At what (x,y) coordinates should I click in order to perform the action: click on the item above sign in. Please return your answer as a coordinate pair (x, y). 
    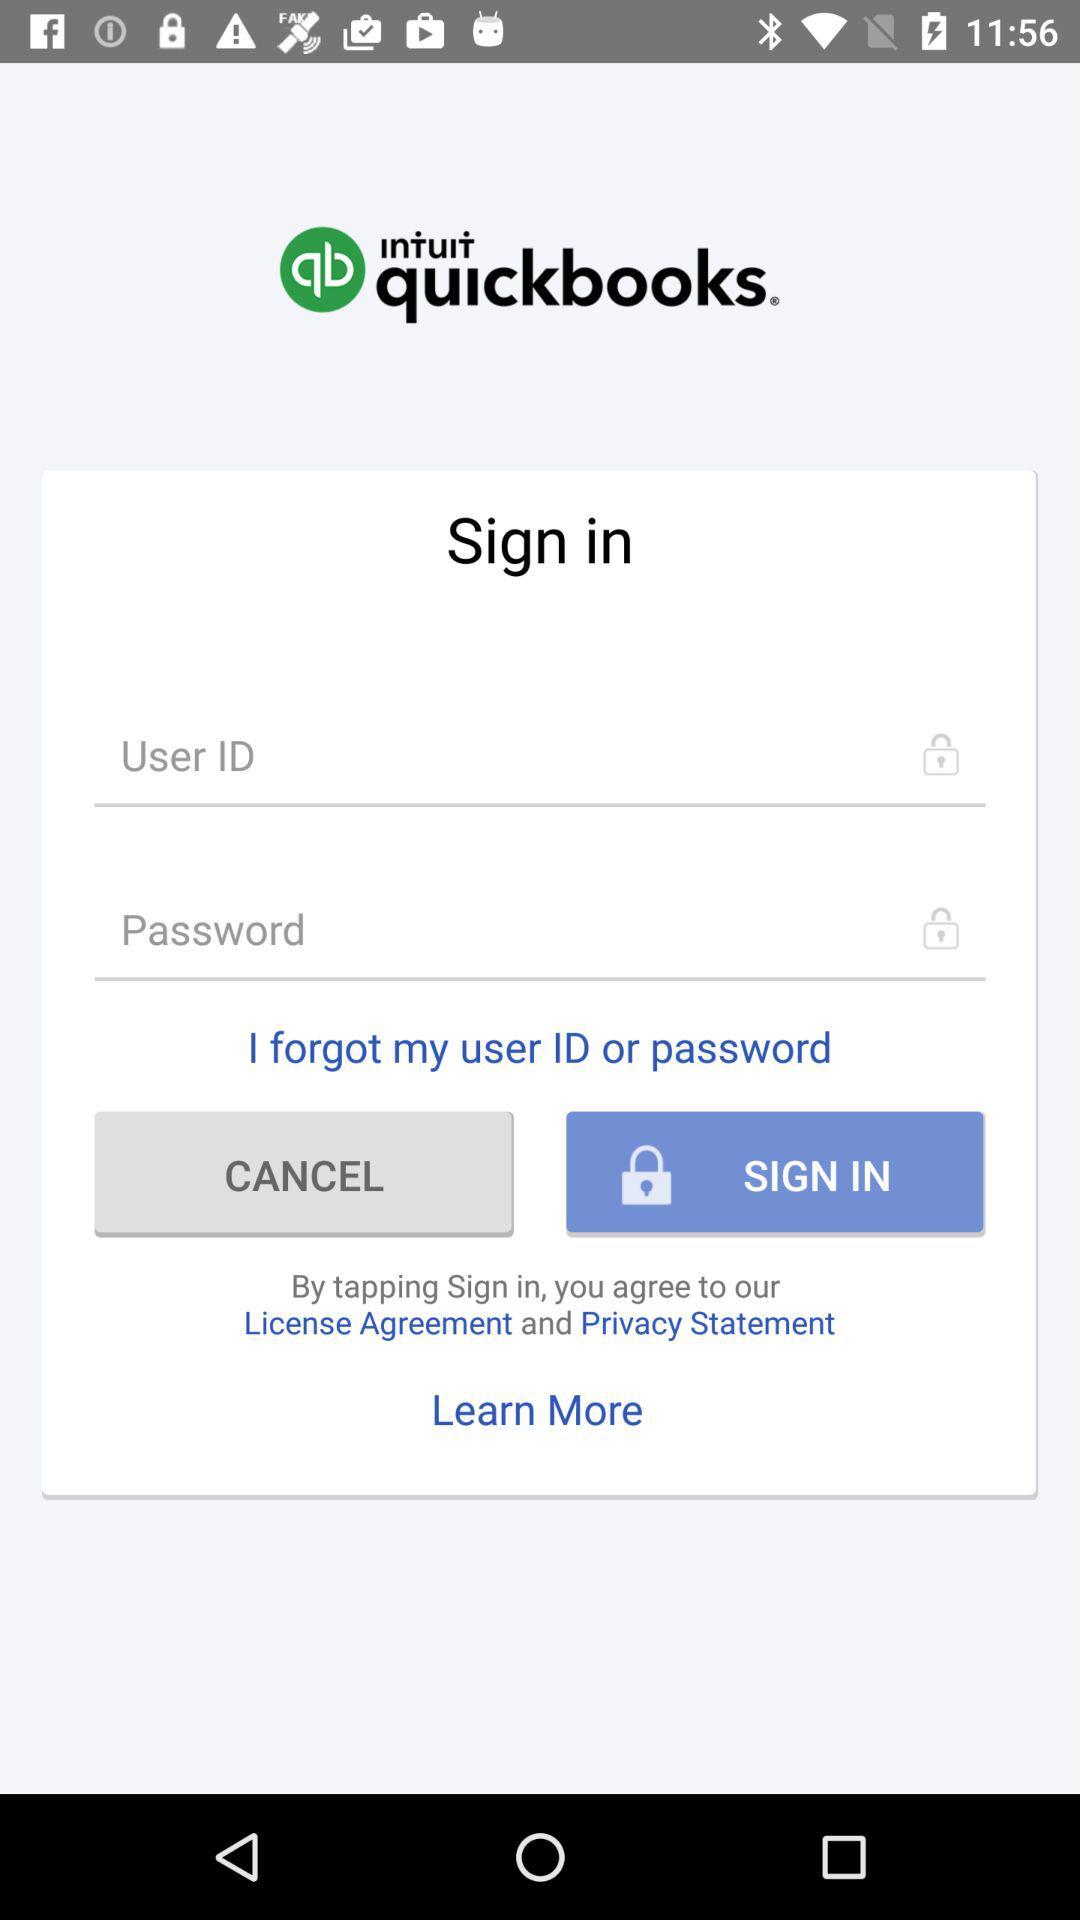
    Looking at the image, I should click on (528, 252).